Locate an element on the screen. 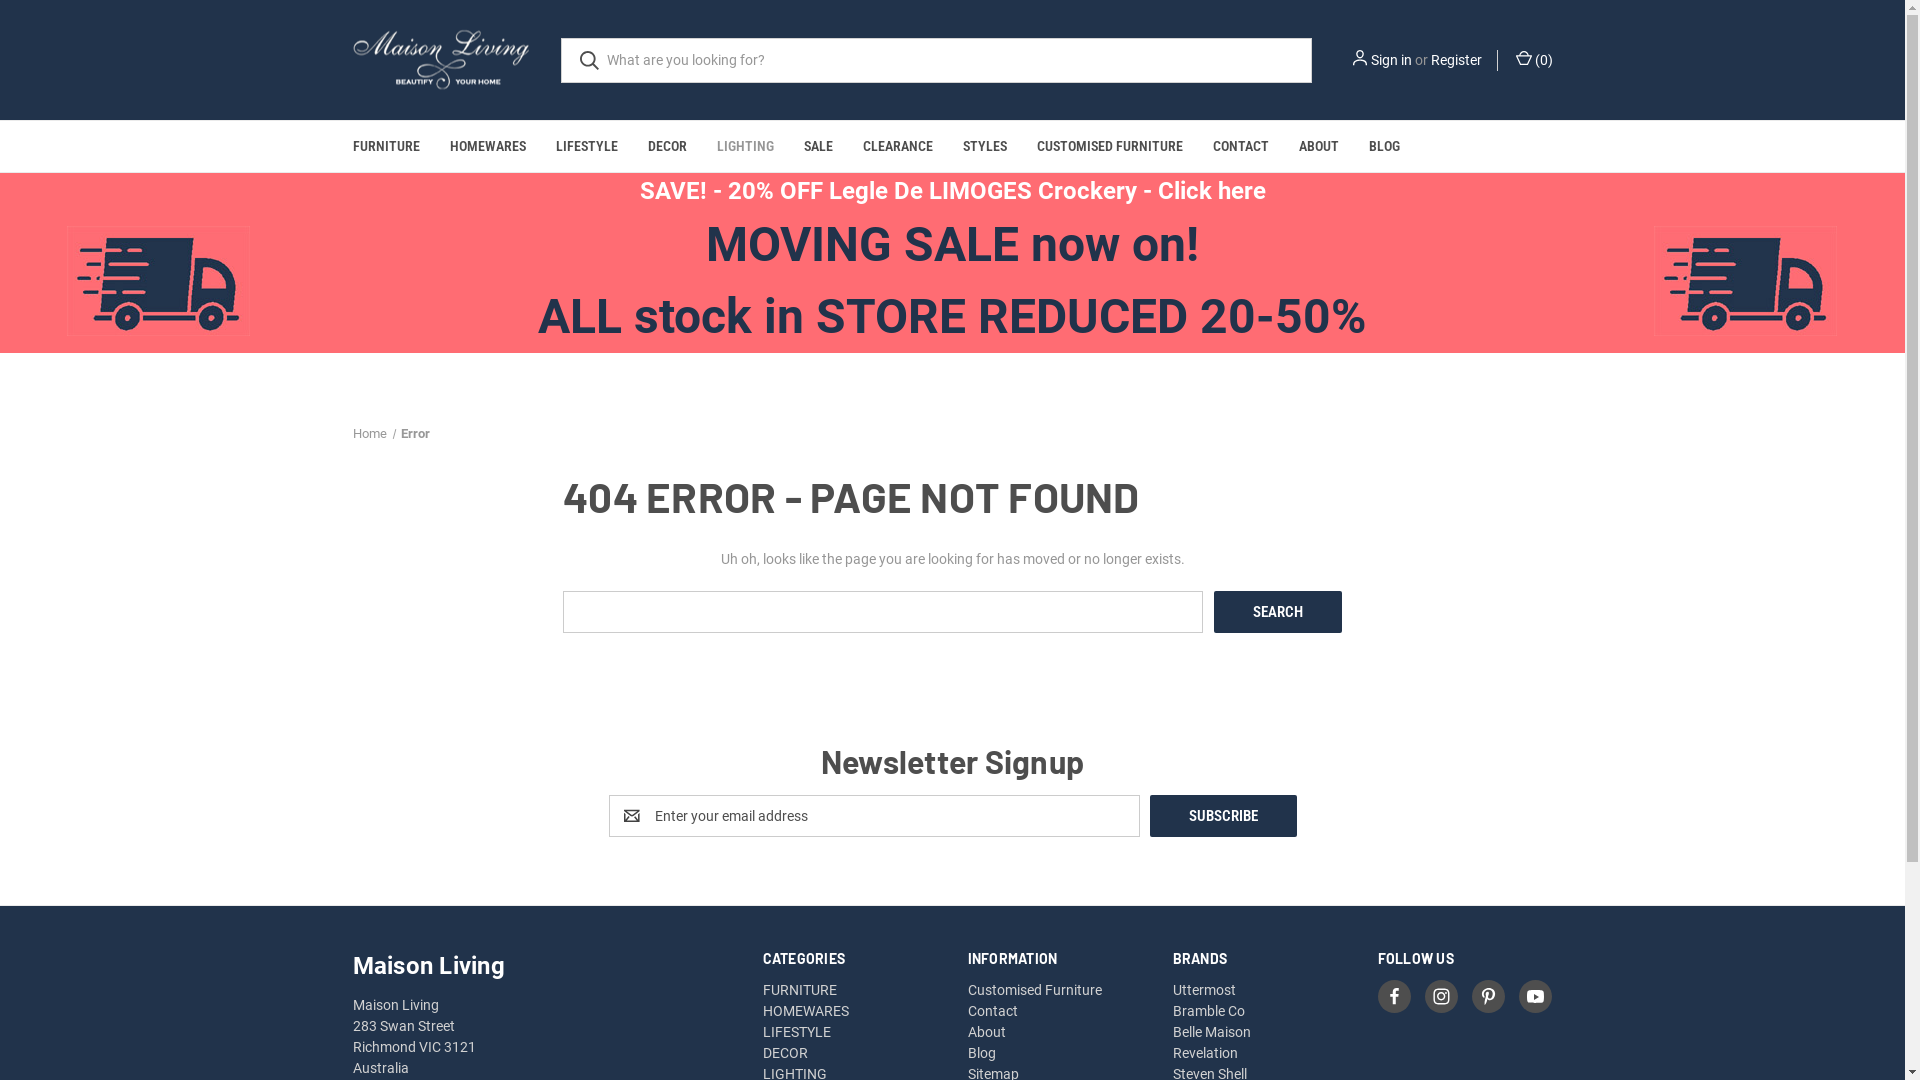  'Register' is located at coordinates (1455, 59).